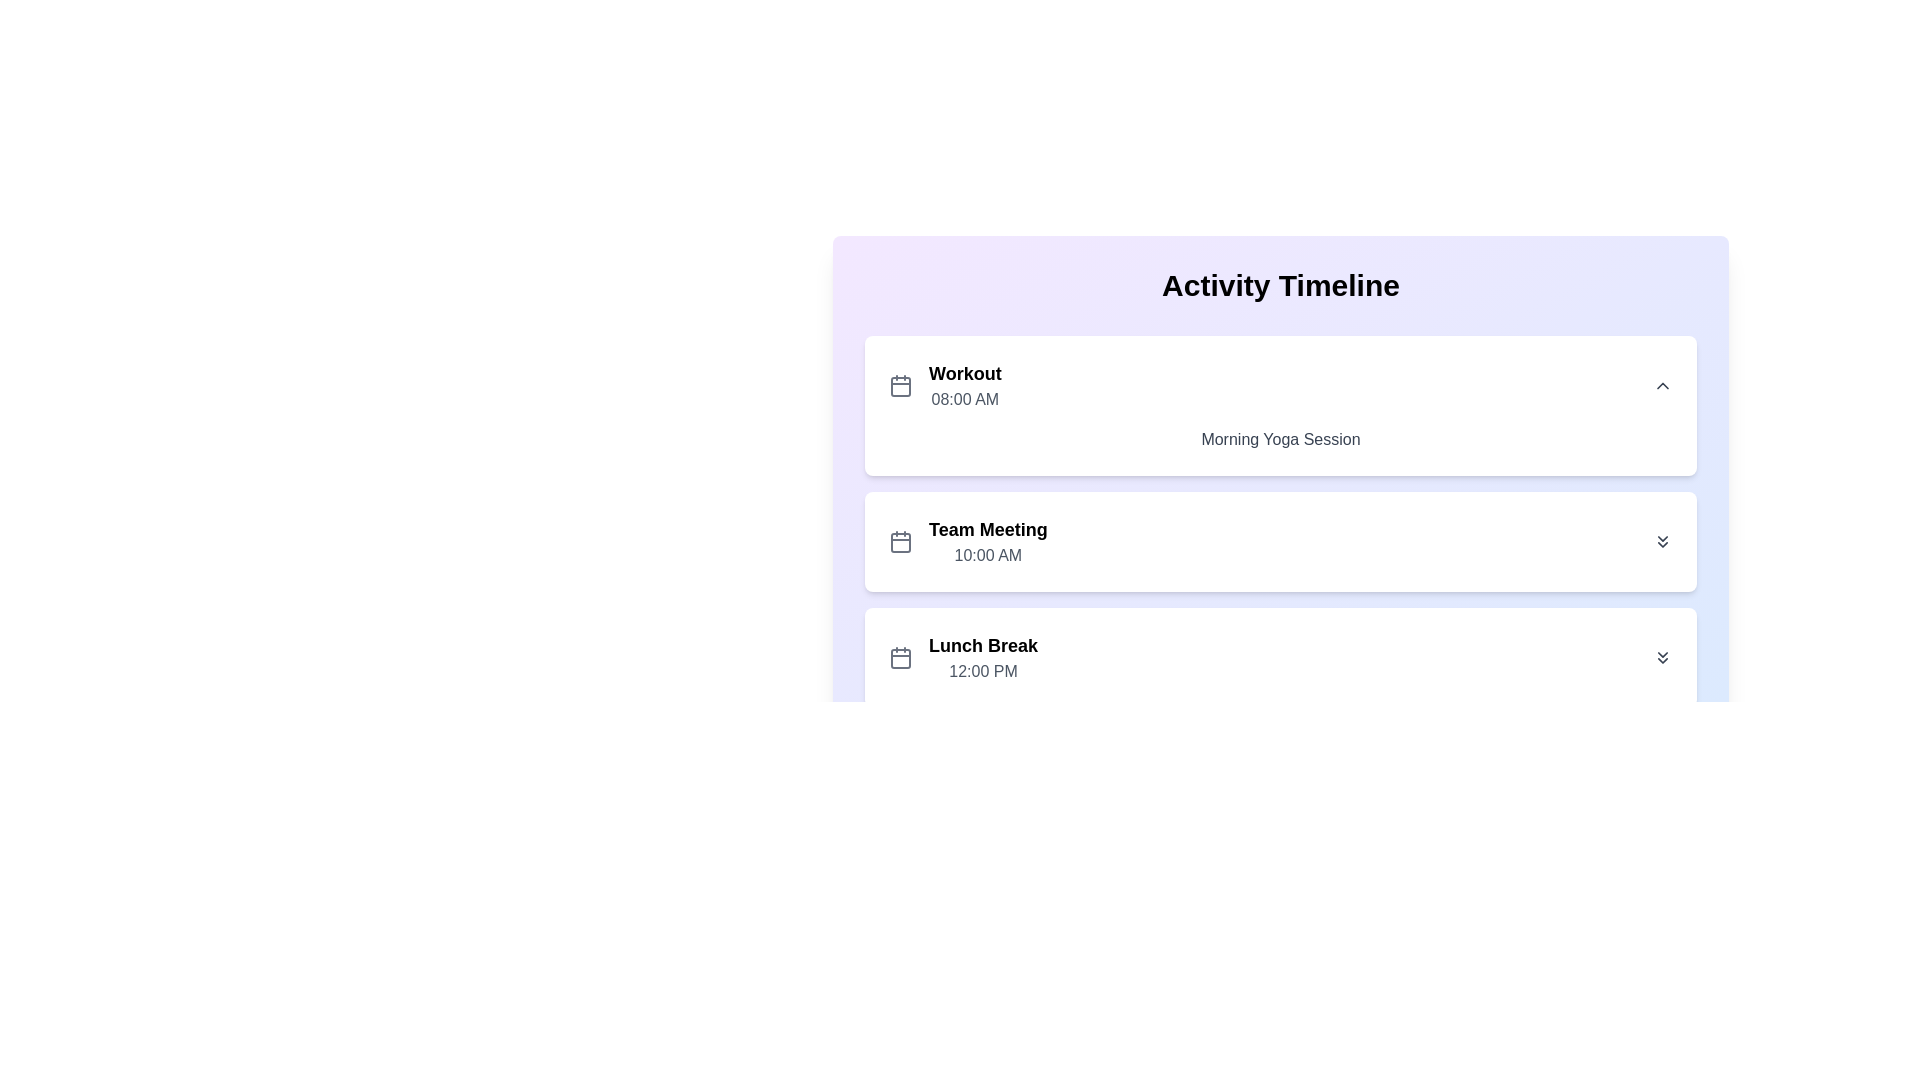 This screenshot has width=1920, height=1080. I want to click on the label displaying '12:00 PM' located below the 'Lunch Break' text in the third timeline entry, so click(983, 671).